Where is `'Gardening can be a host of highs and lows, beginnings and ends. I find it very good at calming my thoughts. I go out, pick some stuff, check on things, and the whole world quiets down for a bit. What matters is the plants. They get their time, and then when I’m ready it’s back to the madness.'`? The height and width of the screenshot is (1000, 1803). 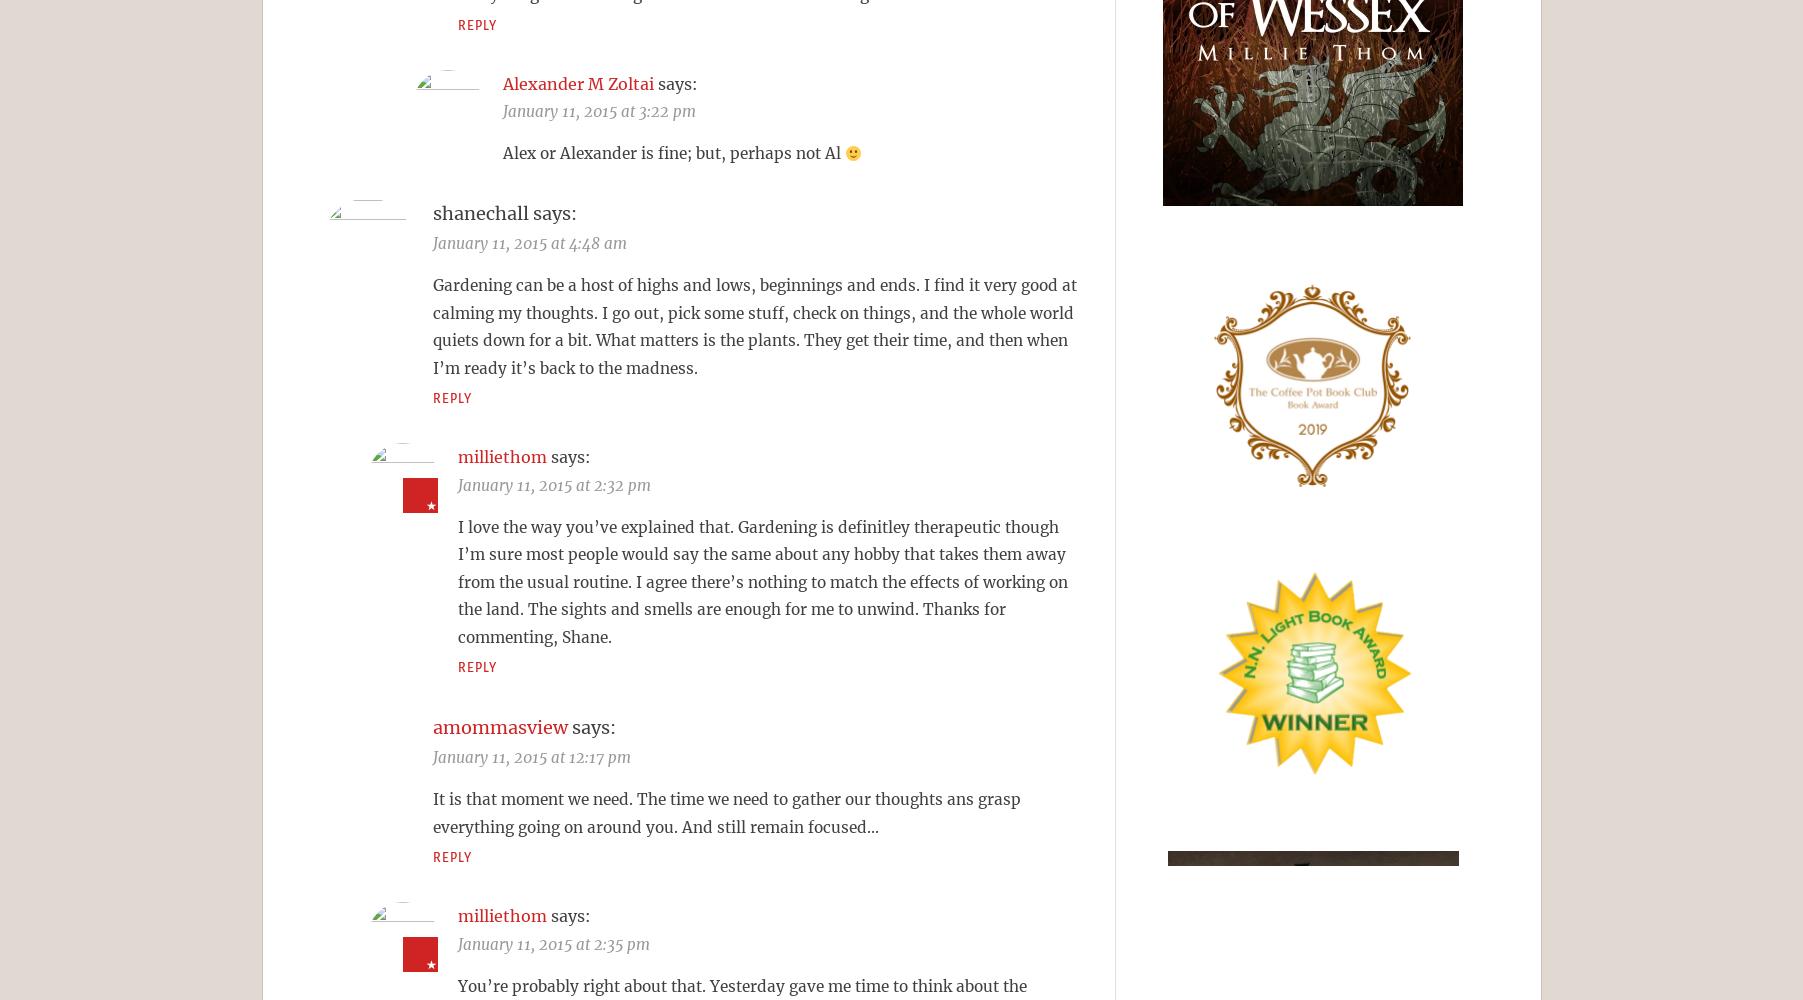
'Gardening can be a host of highs and lows, beginnings and ends. I find it very good at calming my thoughts. I go out, pick some stuff, check on things, and the whole world quiets down for a bit. What matters is the plants. They get their time, and then when I’m ready it’s back to the madness.' is located at coordinates (754, 325).